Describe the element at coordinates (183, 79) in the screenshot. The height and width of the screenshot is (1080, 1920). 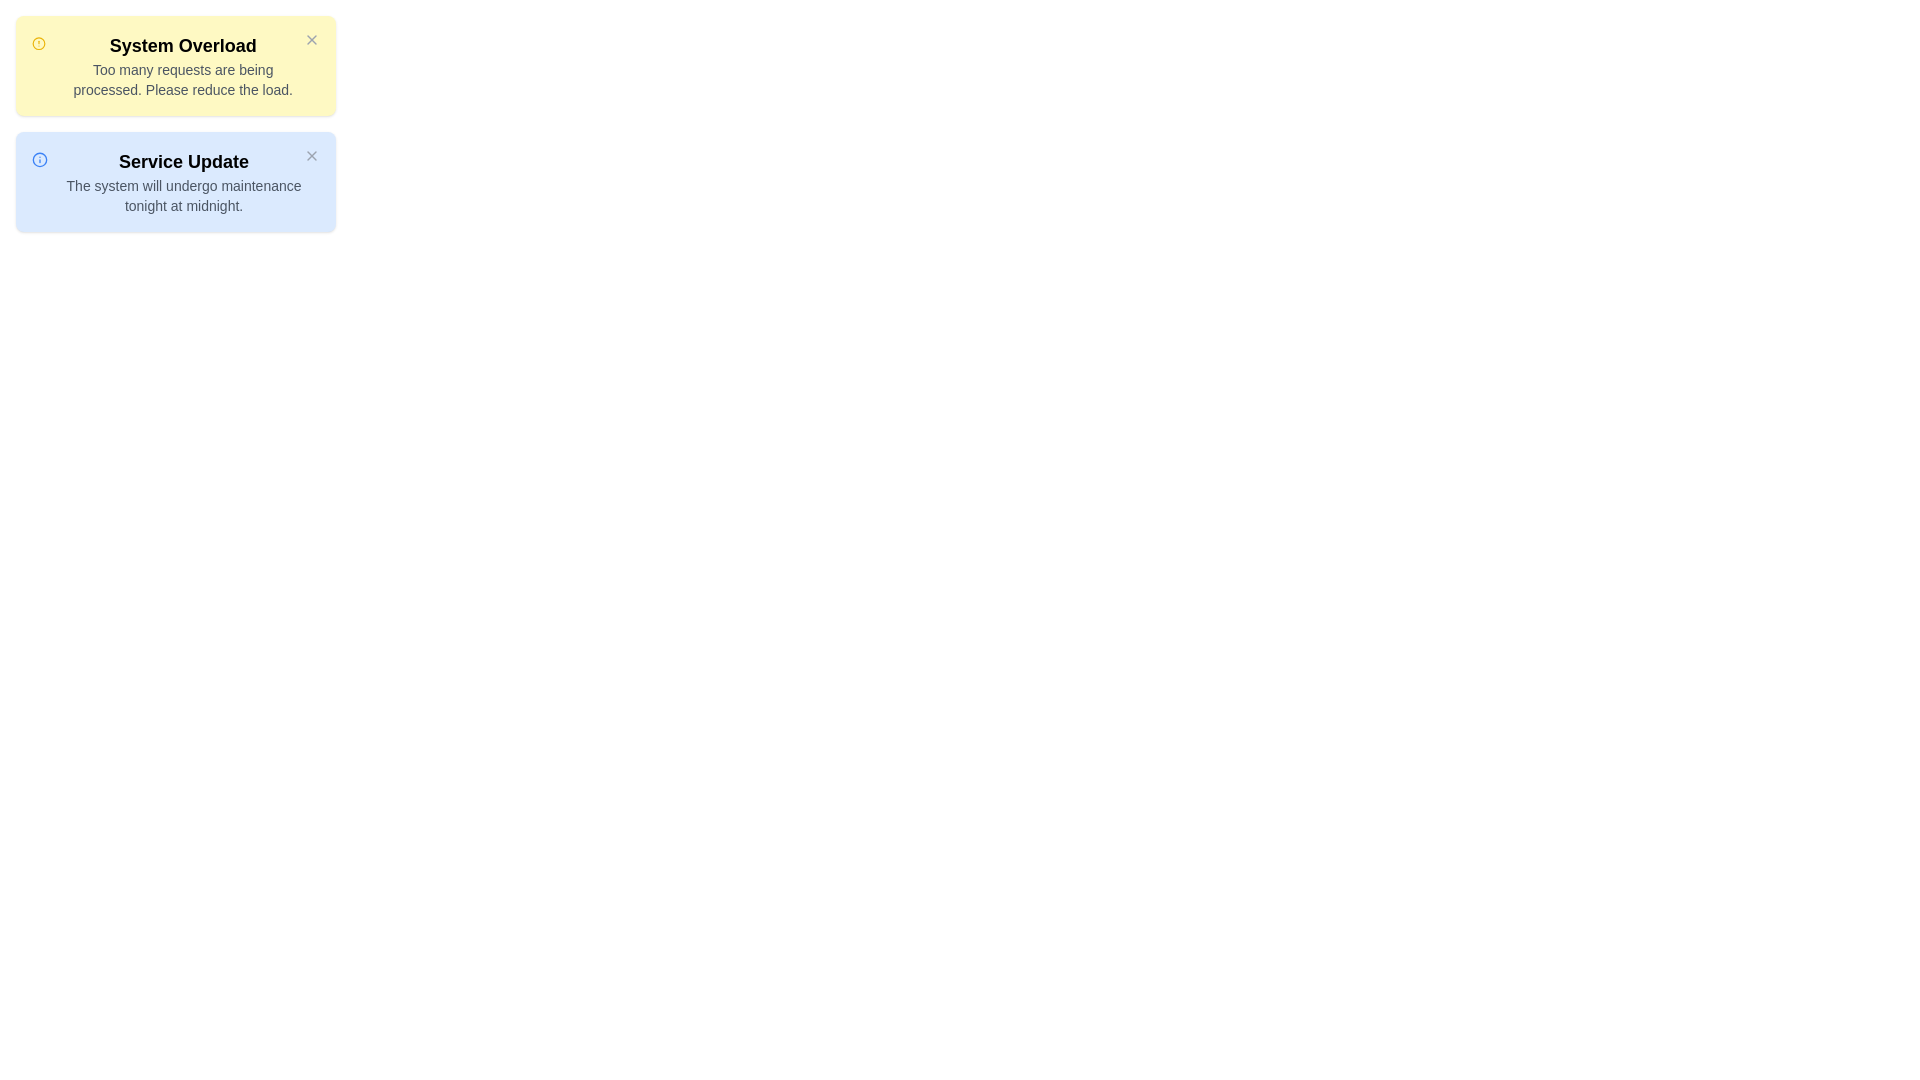
I see `displayed information from the static text block located below the 'System Overload' notification header in the yellow notification box` at that location.